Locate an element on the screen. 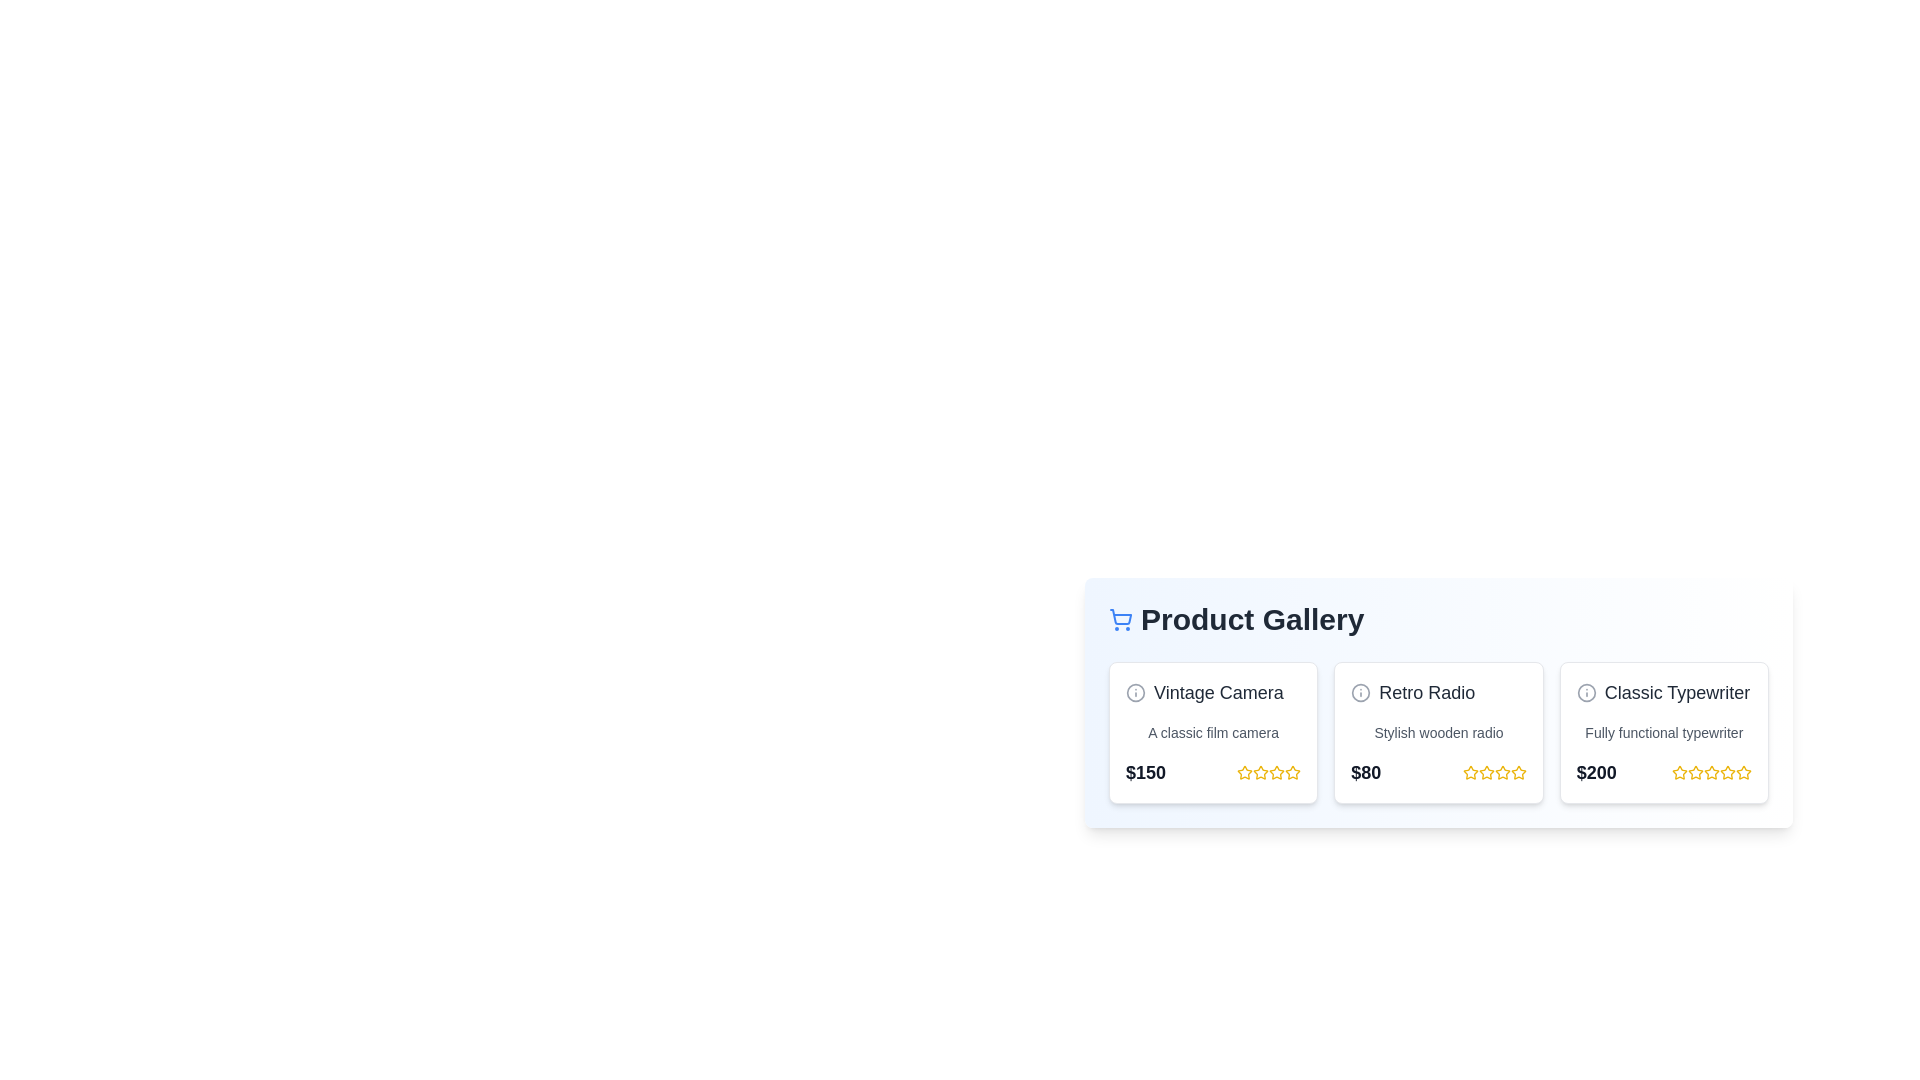 The width and height of the screenshot is (1920, 1080). the icon within the product card for Retro Radio is located at coordinates (1360, 692).